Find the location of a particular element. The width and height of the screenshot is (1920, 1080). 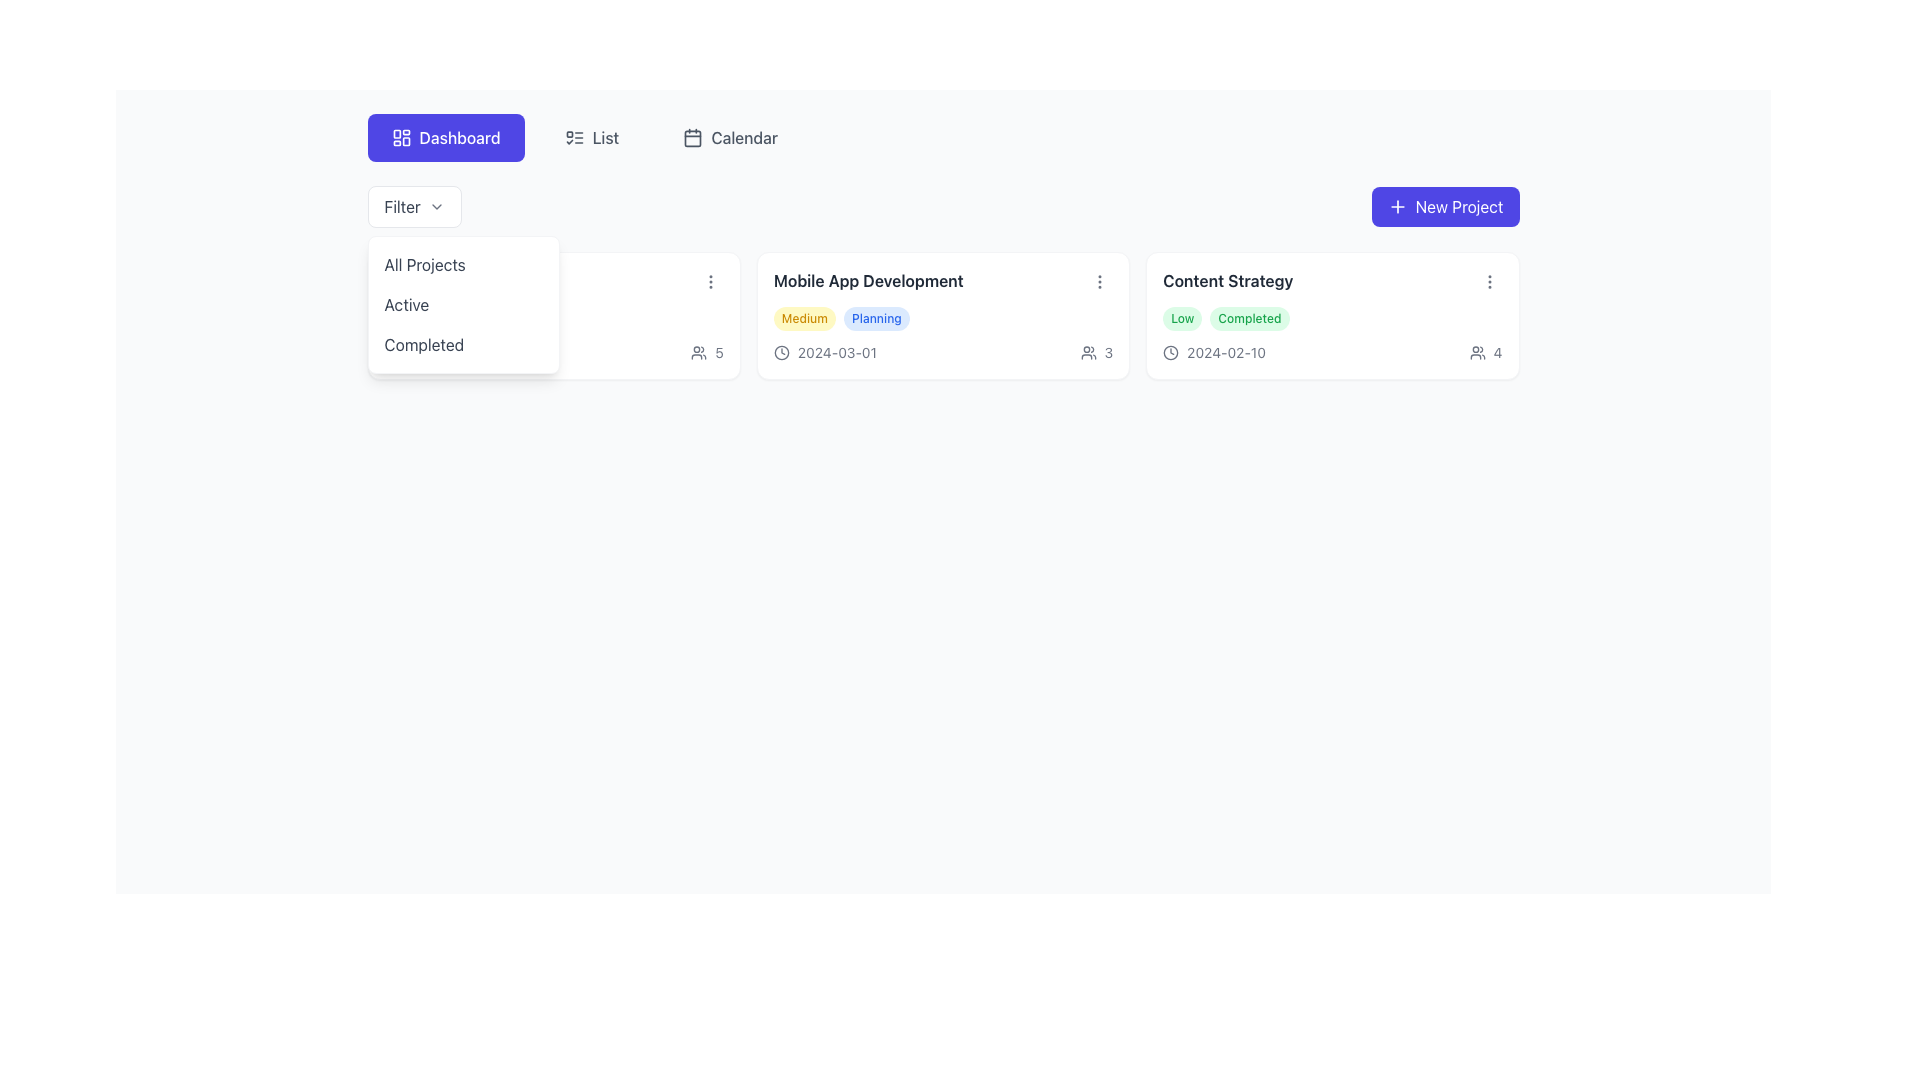

the 'Low' badge indicating a low level of urgency within the 'Content Strategy' card in the second column is located at coordinates (1182, 318).